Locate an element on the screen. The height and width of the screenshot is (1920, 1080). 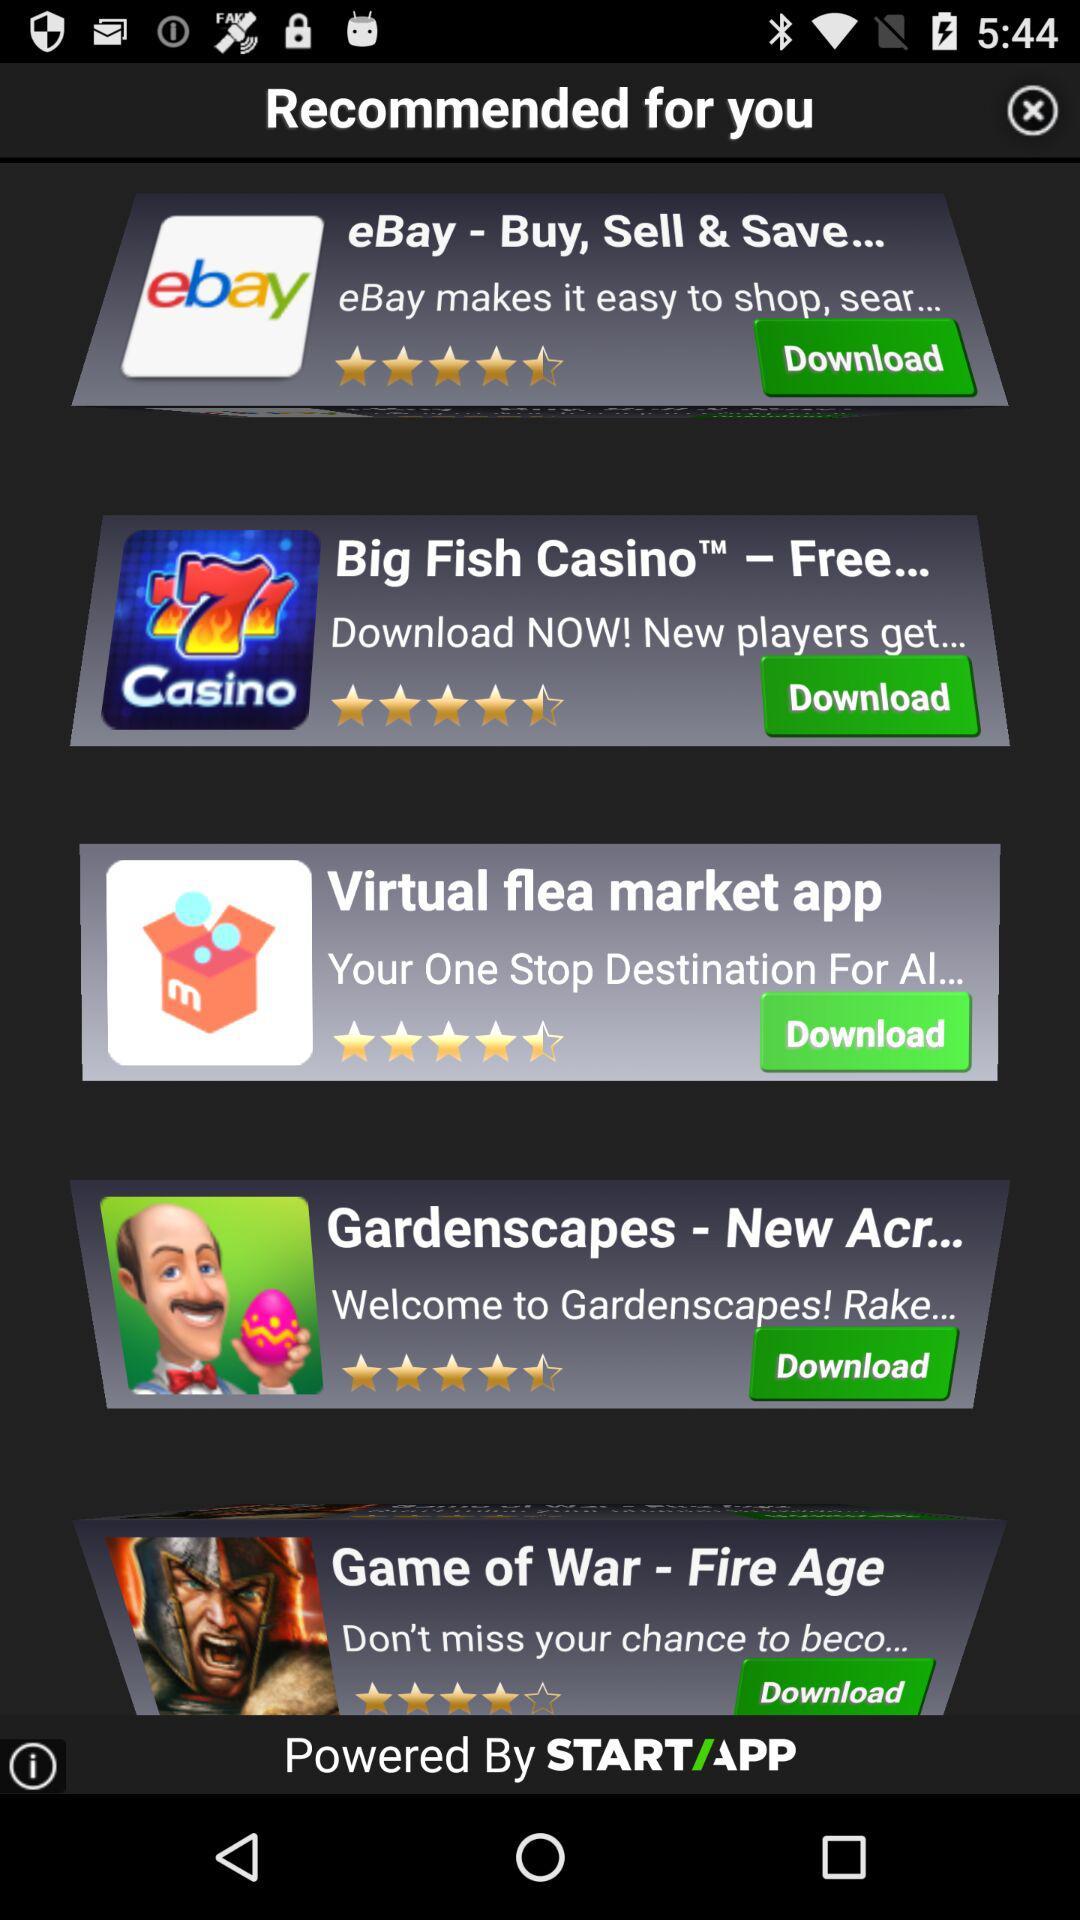
the close icon is located at coordinates (1032, 117).